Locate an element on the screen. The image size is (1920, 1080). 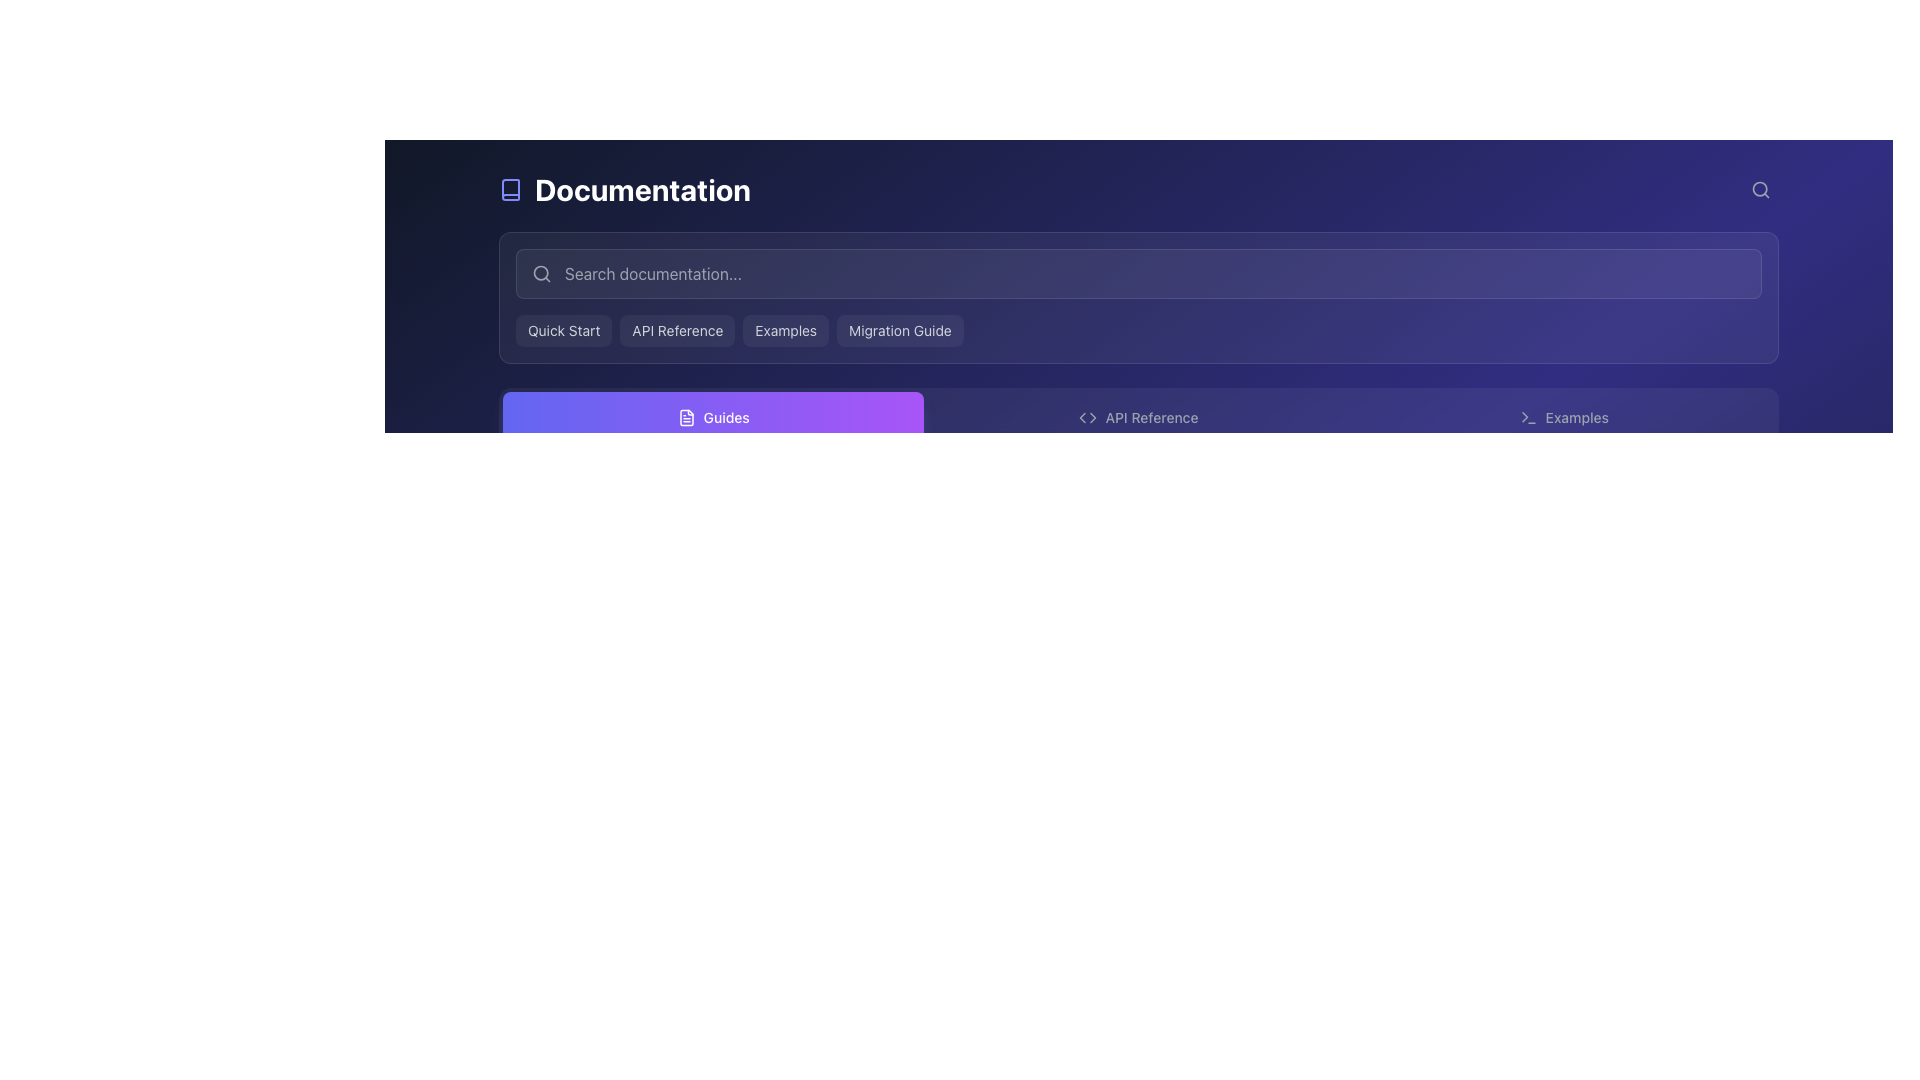
the search input field located at the top section of the interface, which has a placeholder for typing queries to search through the documentation is located at coordinates (1138, 273).